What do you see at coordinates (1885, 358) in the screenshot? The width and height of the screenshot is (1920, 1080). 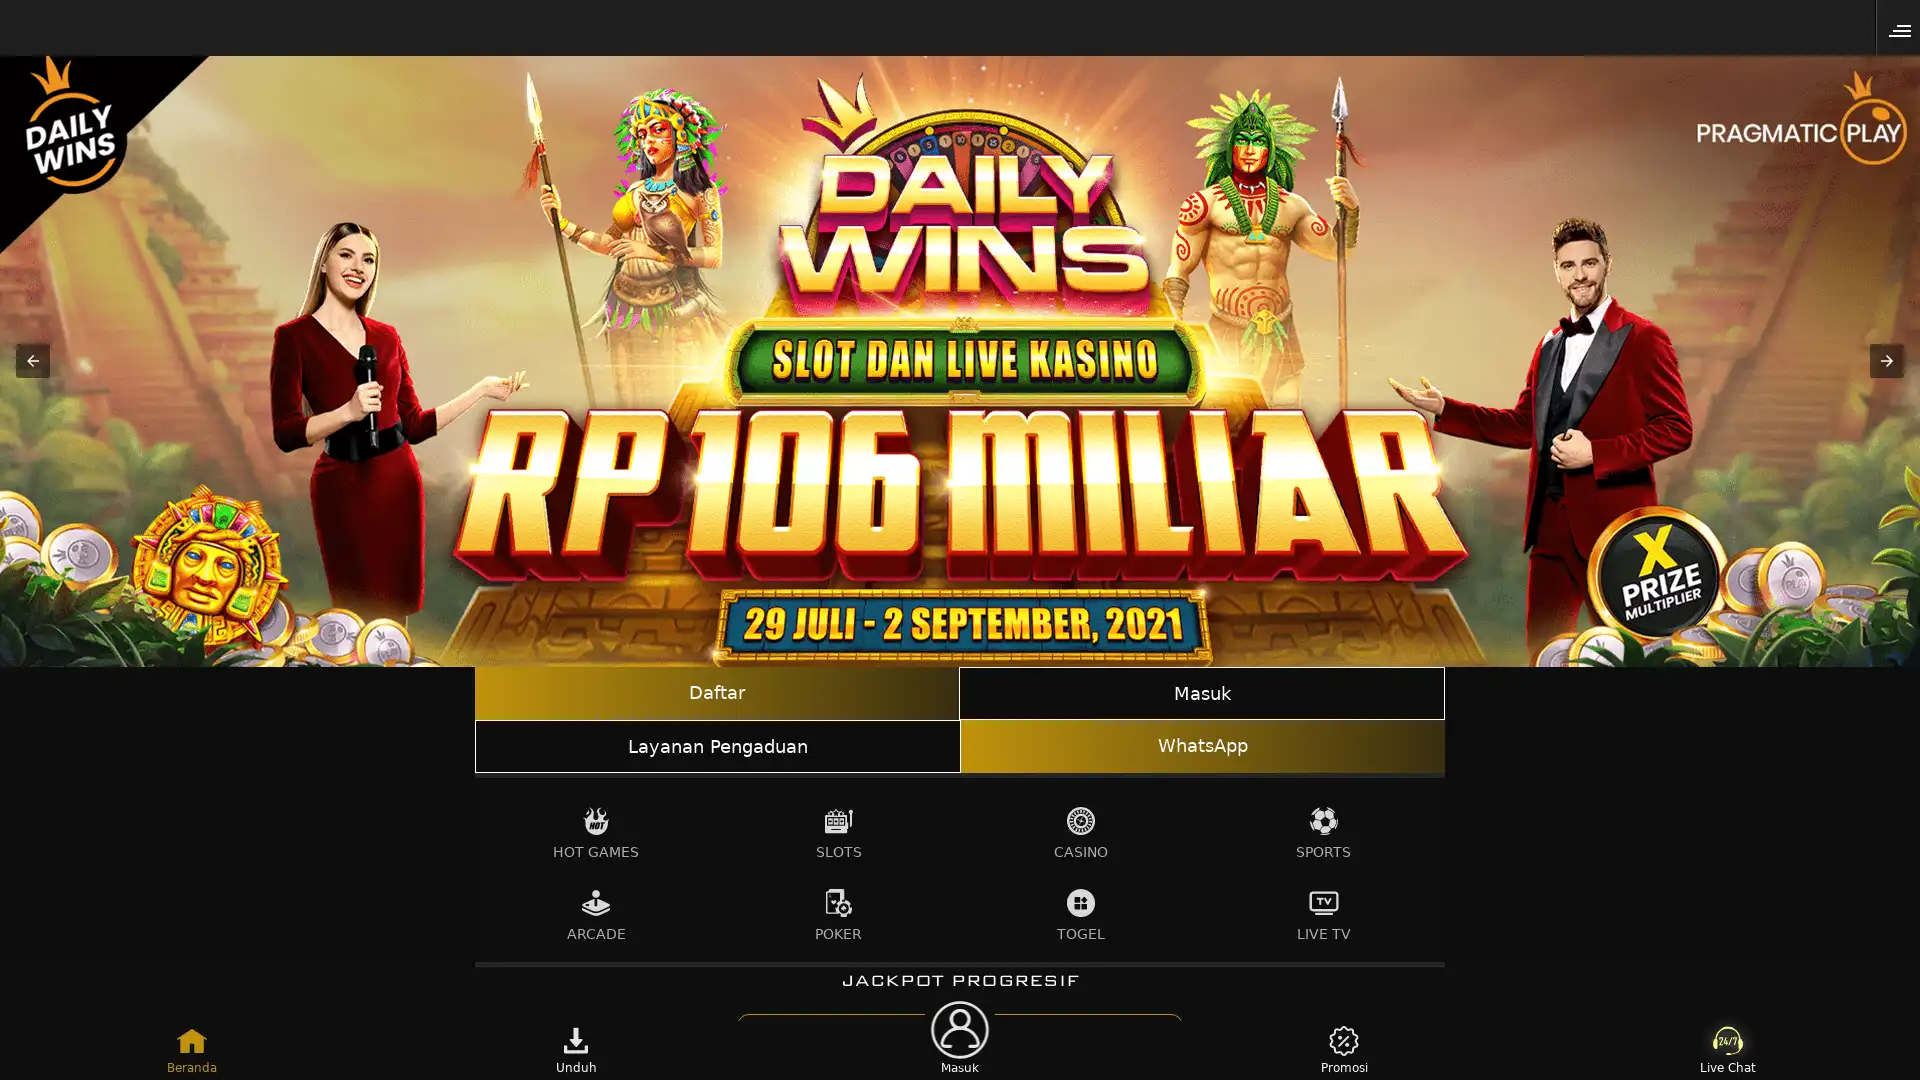 I see `Next item in carousel (3 of 3)` at bounding box center [1885, 358].